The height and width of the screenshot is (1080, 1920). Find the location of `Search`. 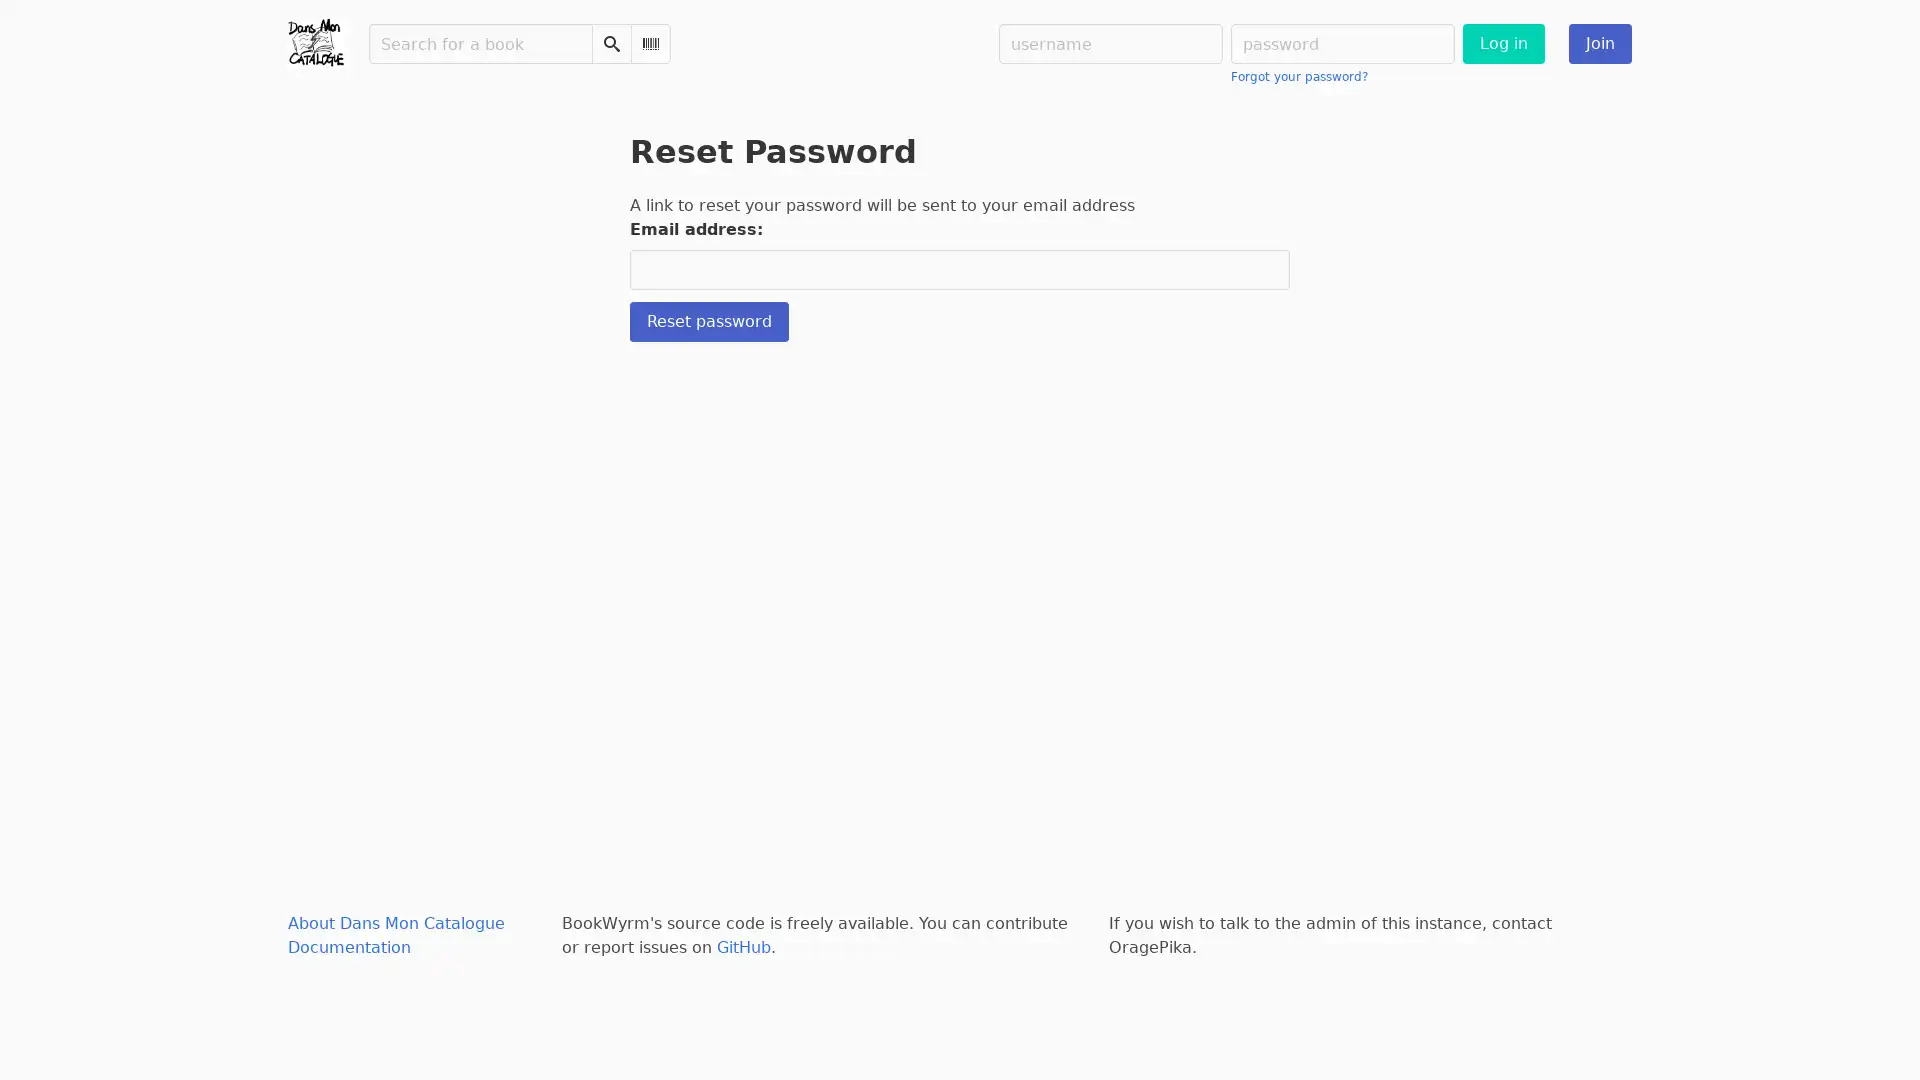

Search is located at coordinates (610, 43).